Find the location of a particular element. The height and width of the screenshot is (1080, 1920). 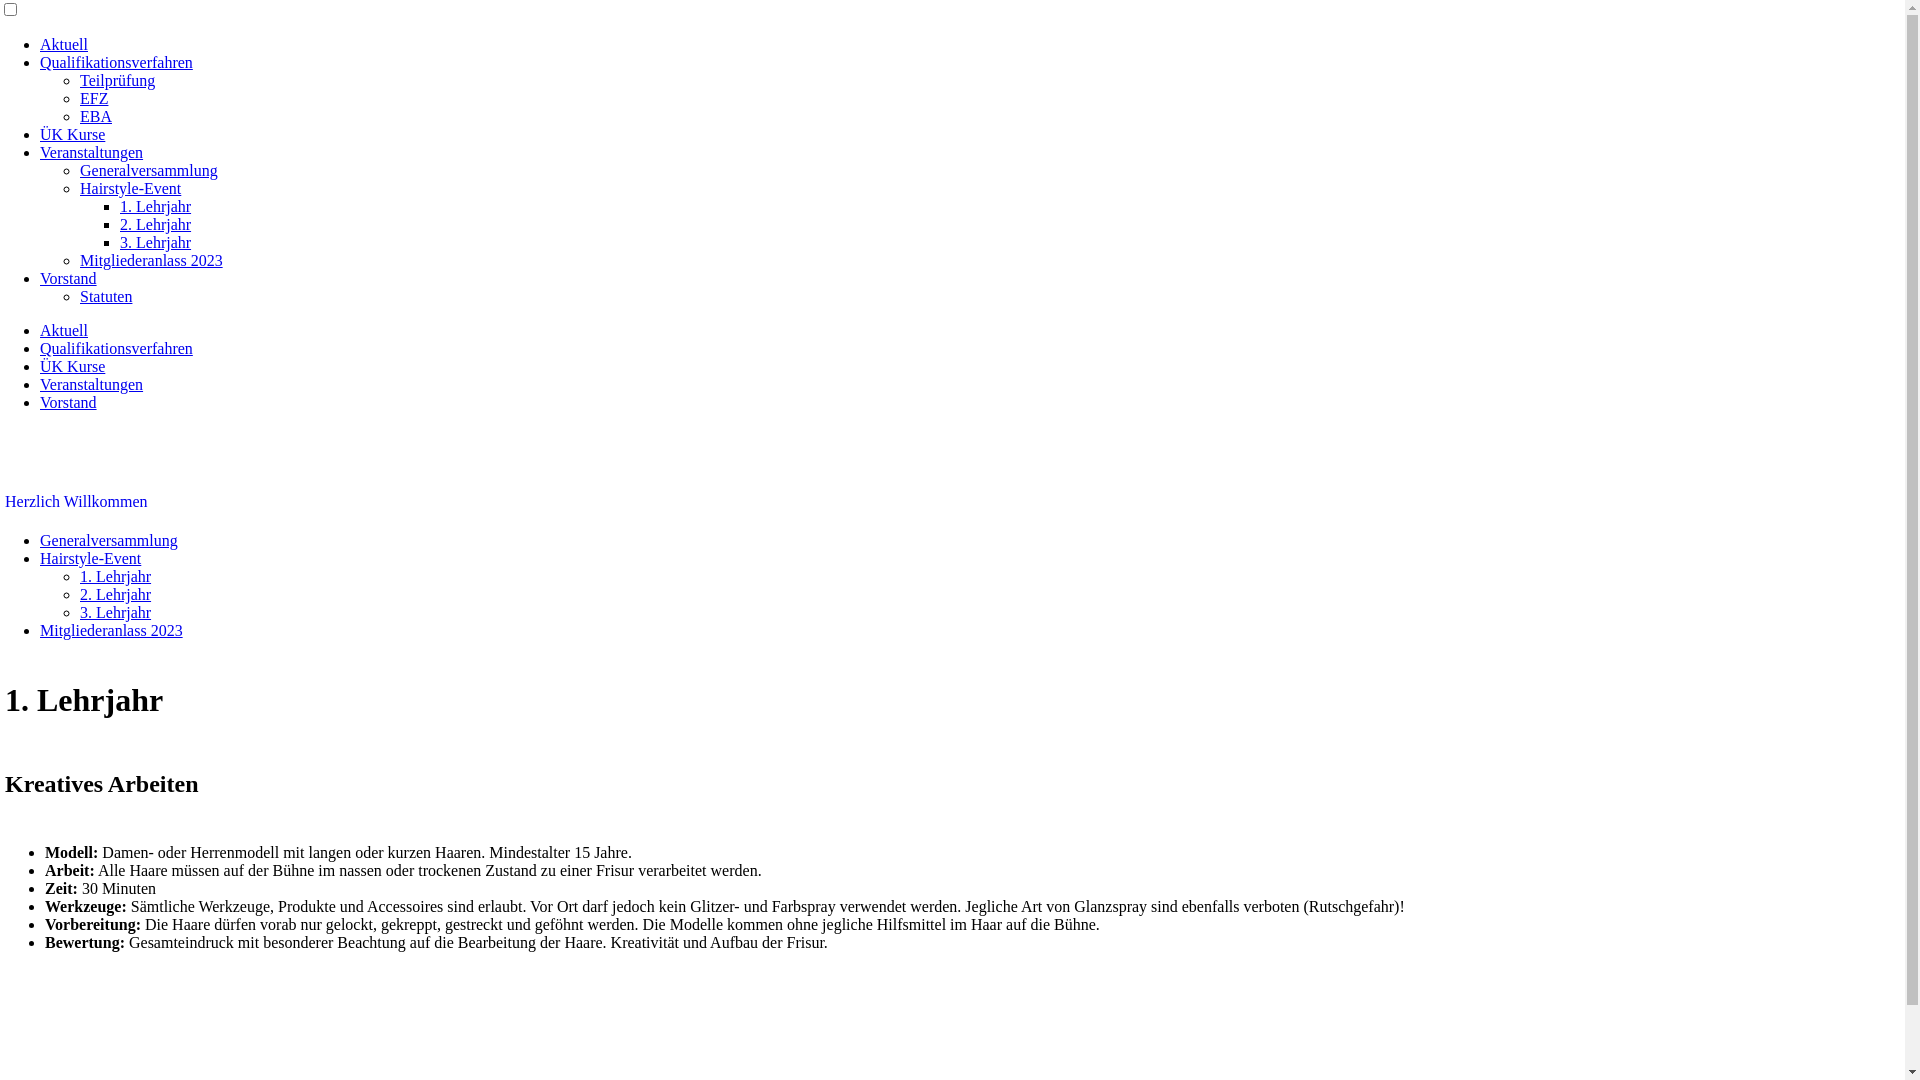

'Vorstand' is located at coordinates (68, 402).